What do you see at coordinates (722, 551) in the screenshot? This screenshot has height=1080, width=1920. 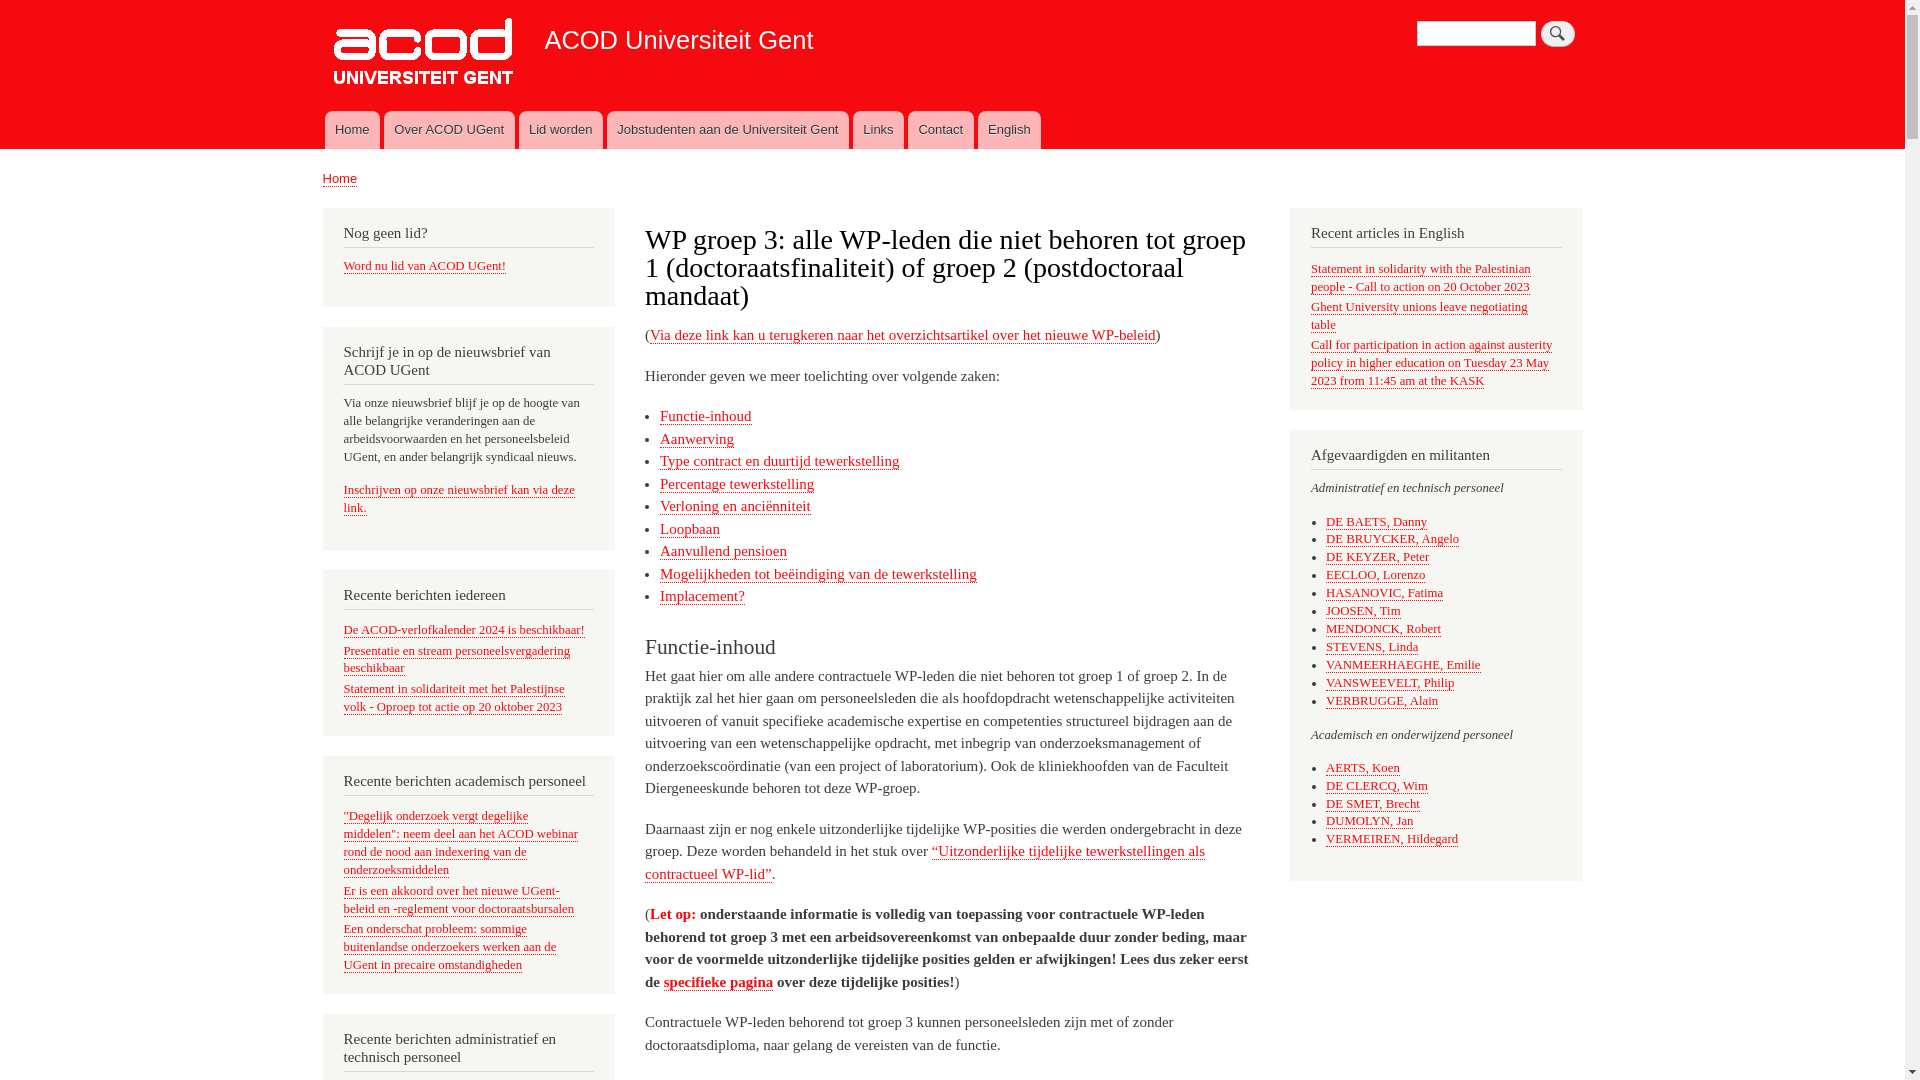 I see `'Aanvullend pensioen'` at bounding box center [722, 551].